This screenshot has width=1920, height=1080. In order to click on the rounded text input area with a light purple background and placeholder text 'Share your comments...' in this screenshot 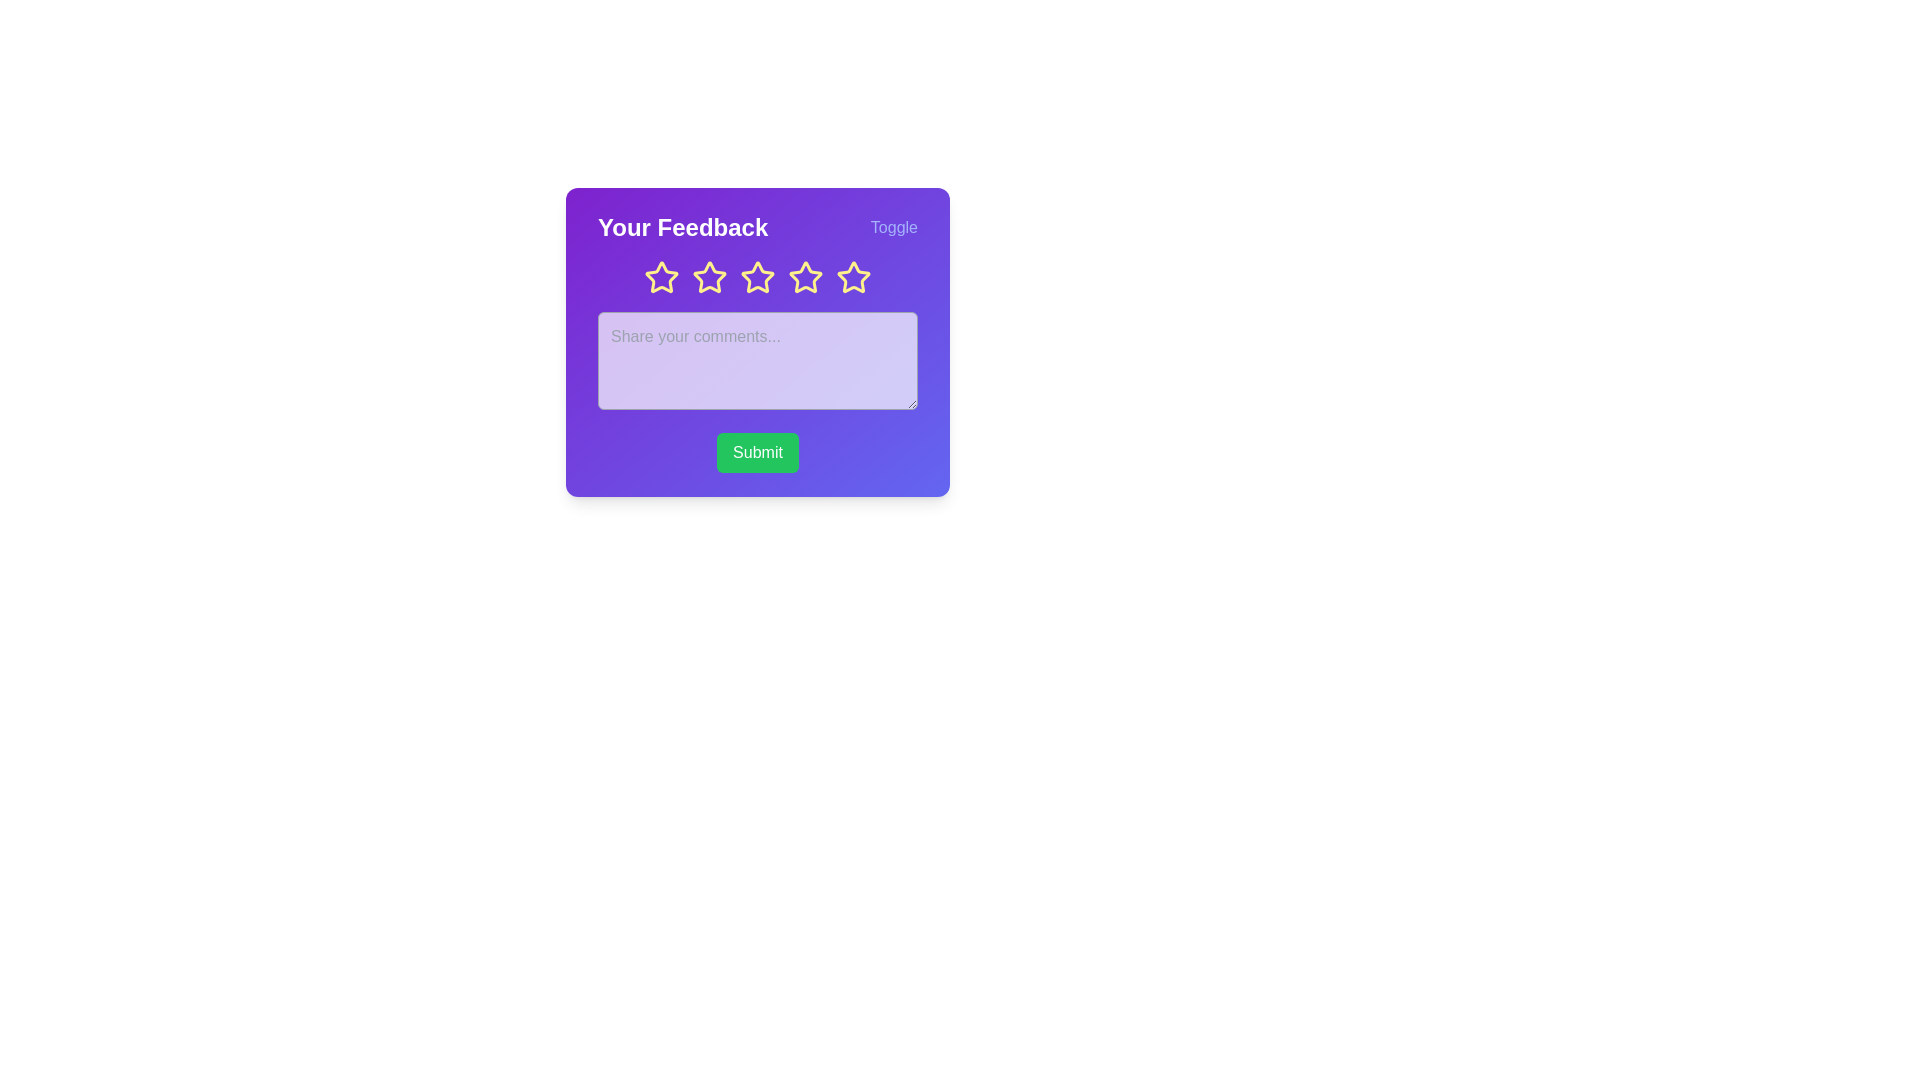, I will do `click(757, 341)`.